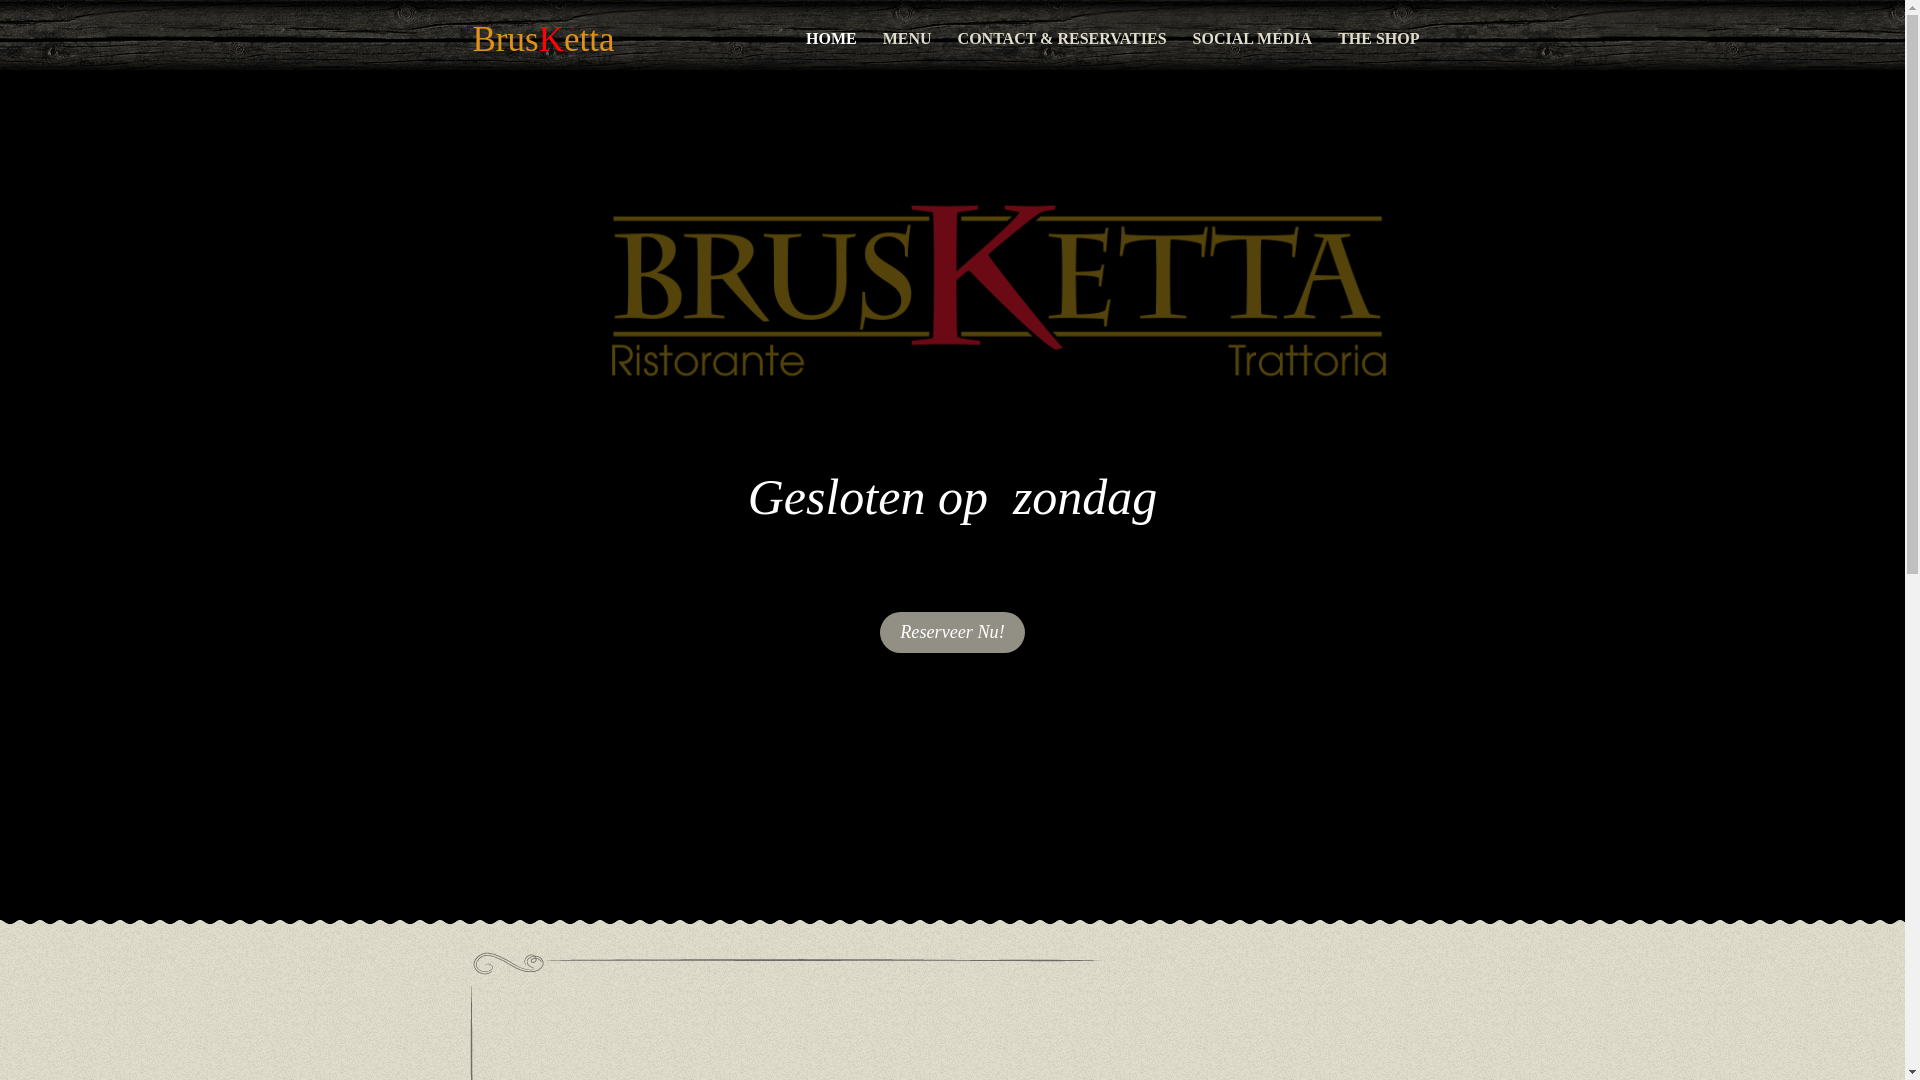 Image resolution: width=1920 pixels, height=1080 pixels. Describe the element at coordinates (1061, 39) in the screenshot. I see `'CONTACT & RESERVATIES'` at that location.